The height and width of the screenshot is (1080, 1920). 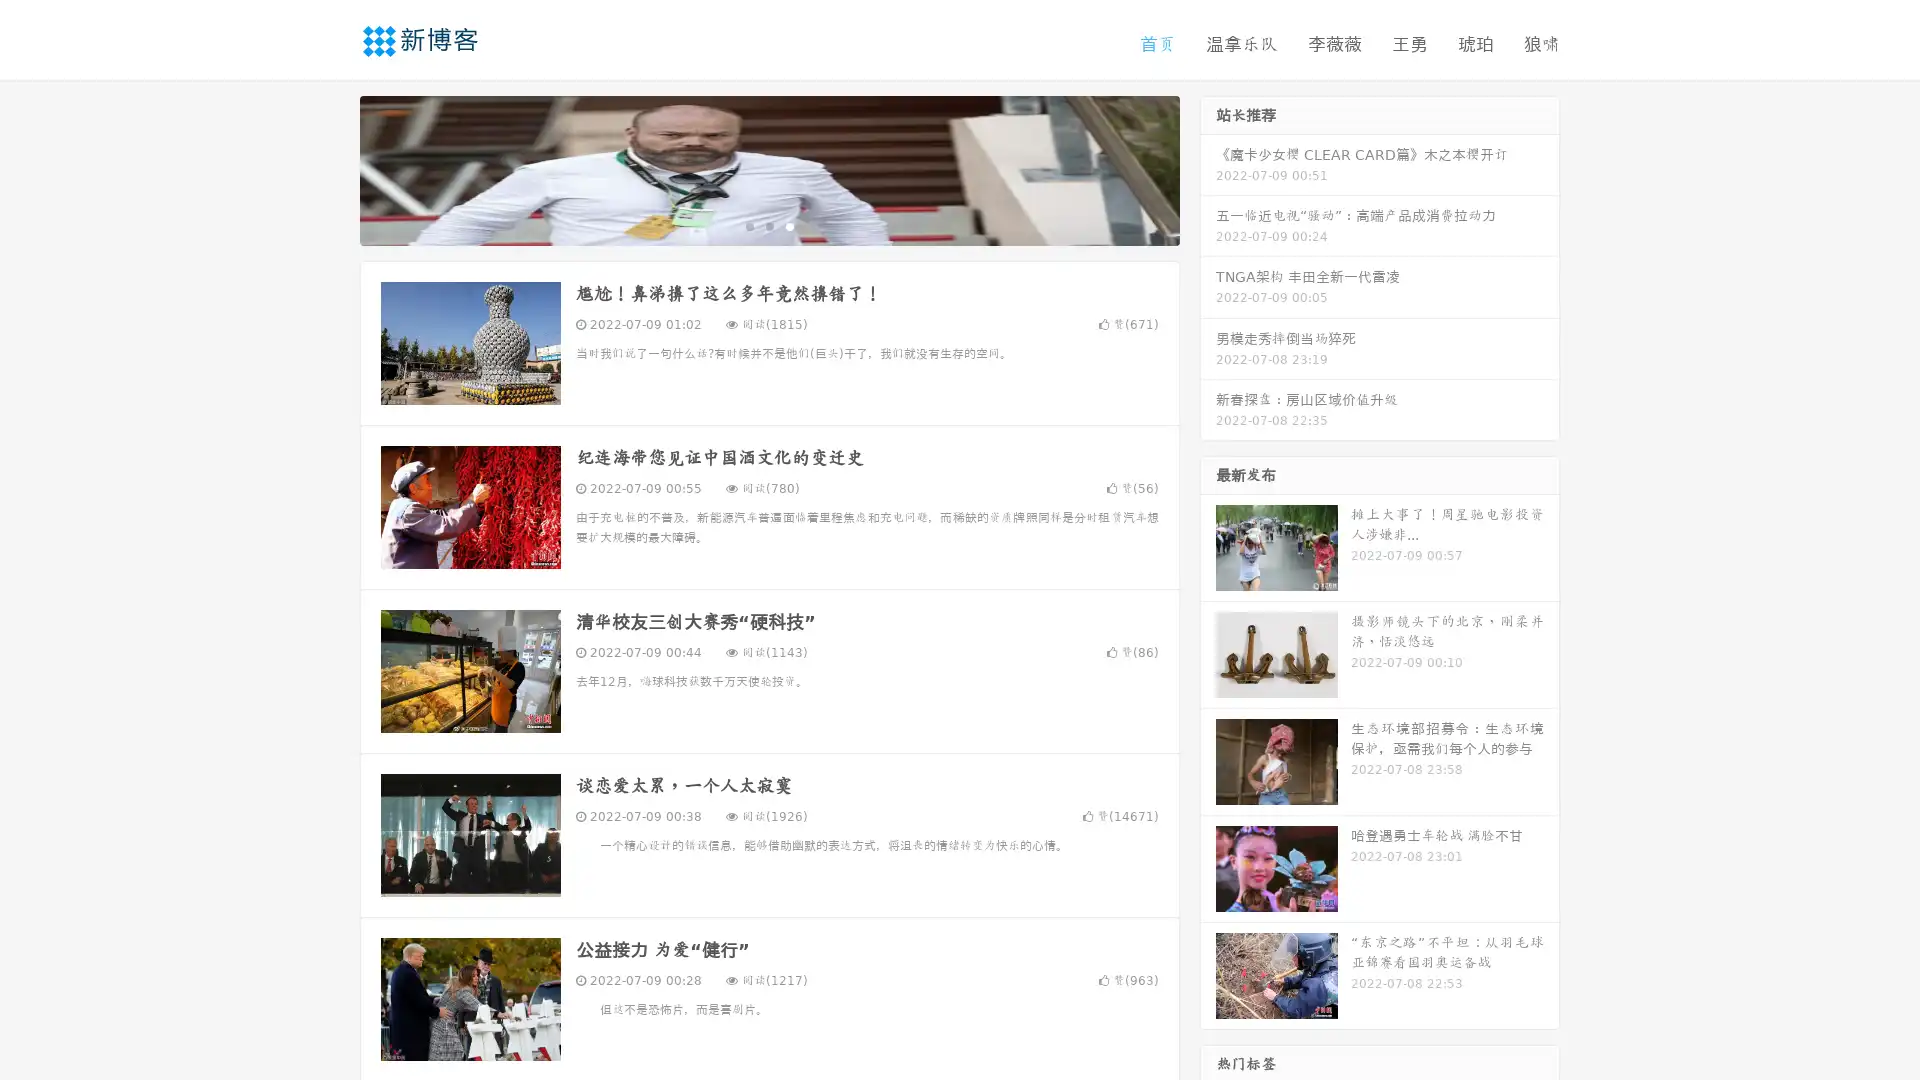 What do you see at coordinates (748, 225) in the screenshot?
I see `Go to slide 1` at bounding box center [748, 225].